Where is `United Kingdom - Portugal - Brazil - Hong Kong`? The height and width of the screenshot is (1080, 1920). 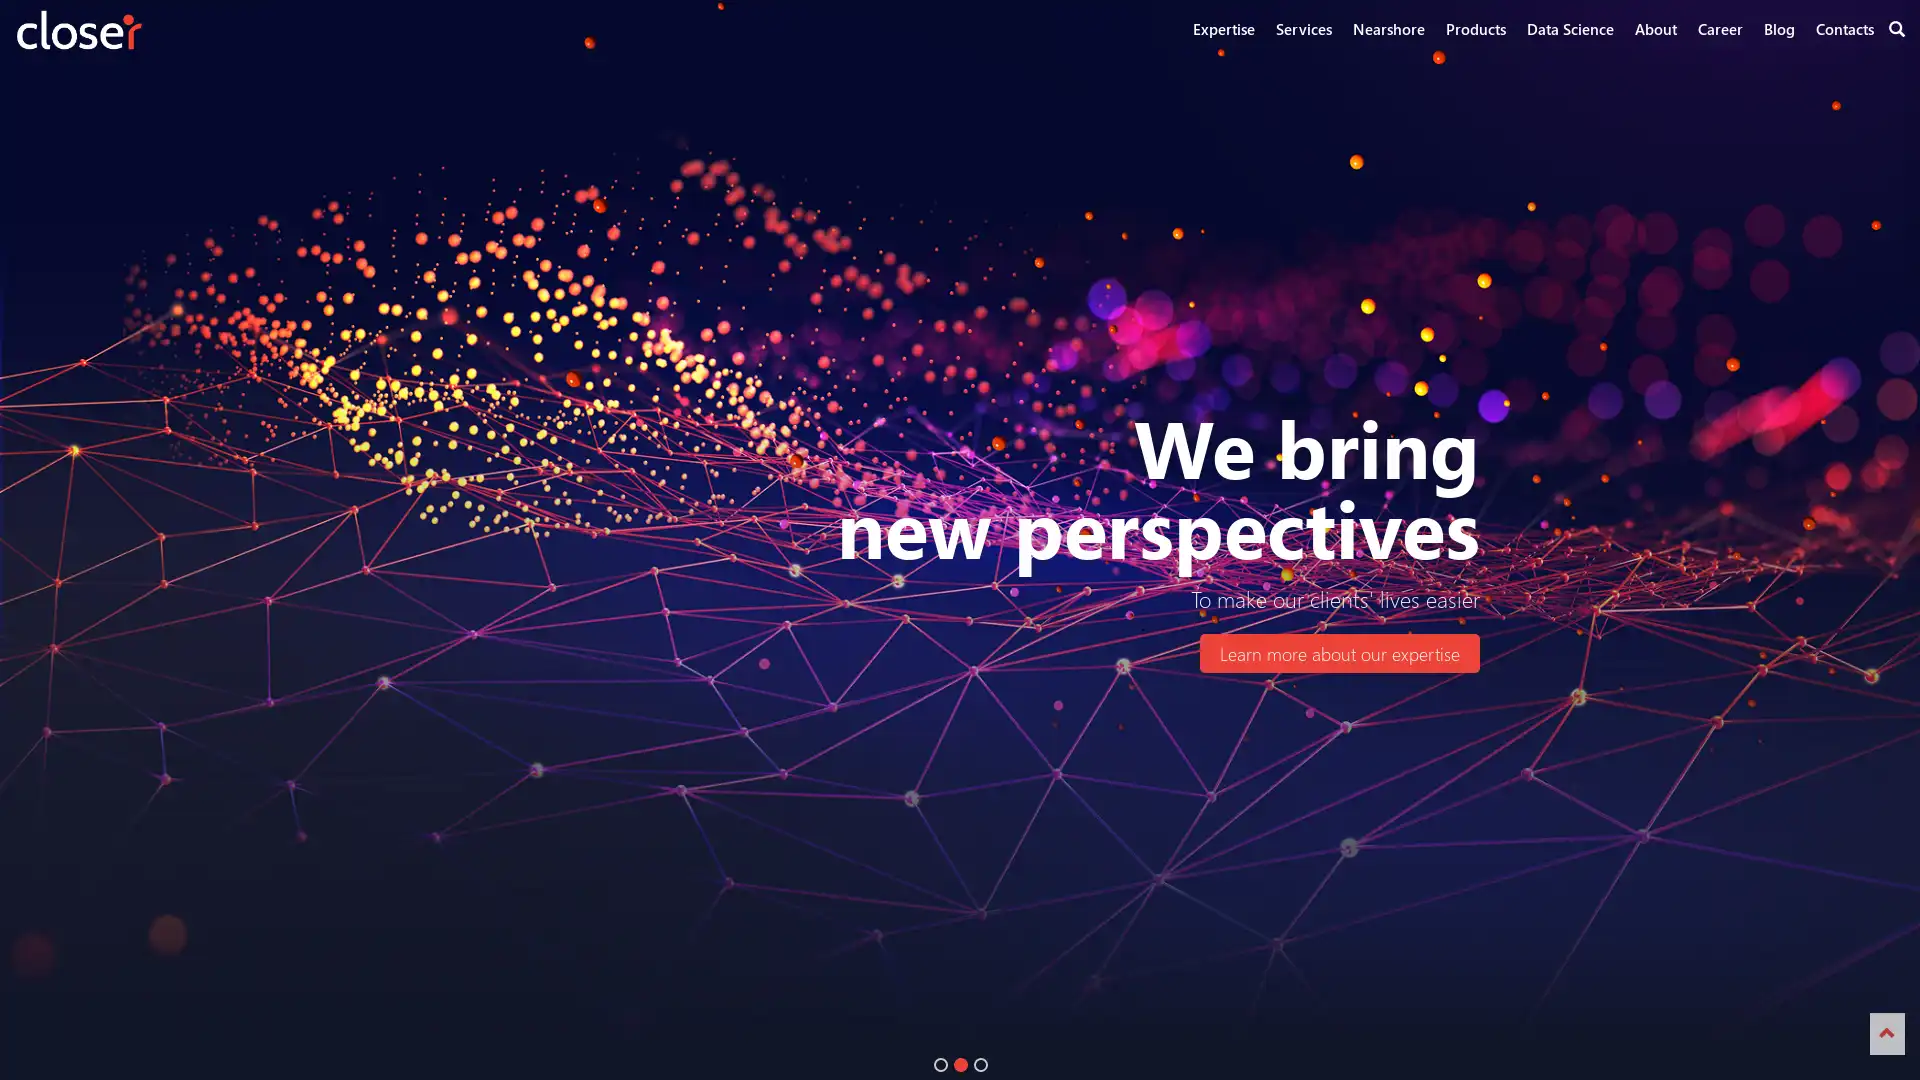 United Kingdom - Portugal - Brazil - Hong Kong is located at coordinates (626, 653).